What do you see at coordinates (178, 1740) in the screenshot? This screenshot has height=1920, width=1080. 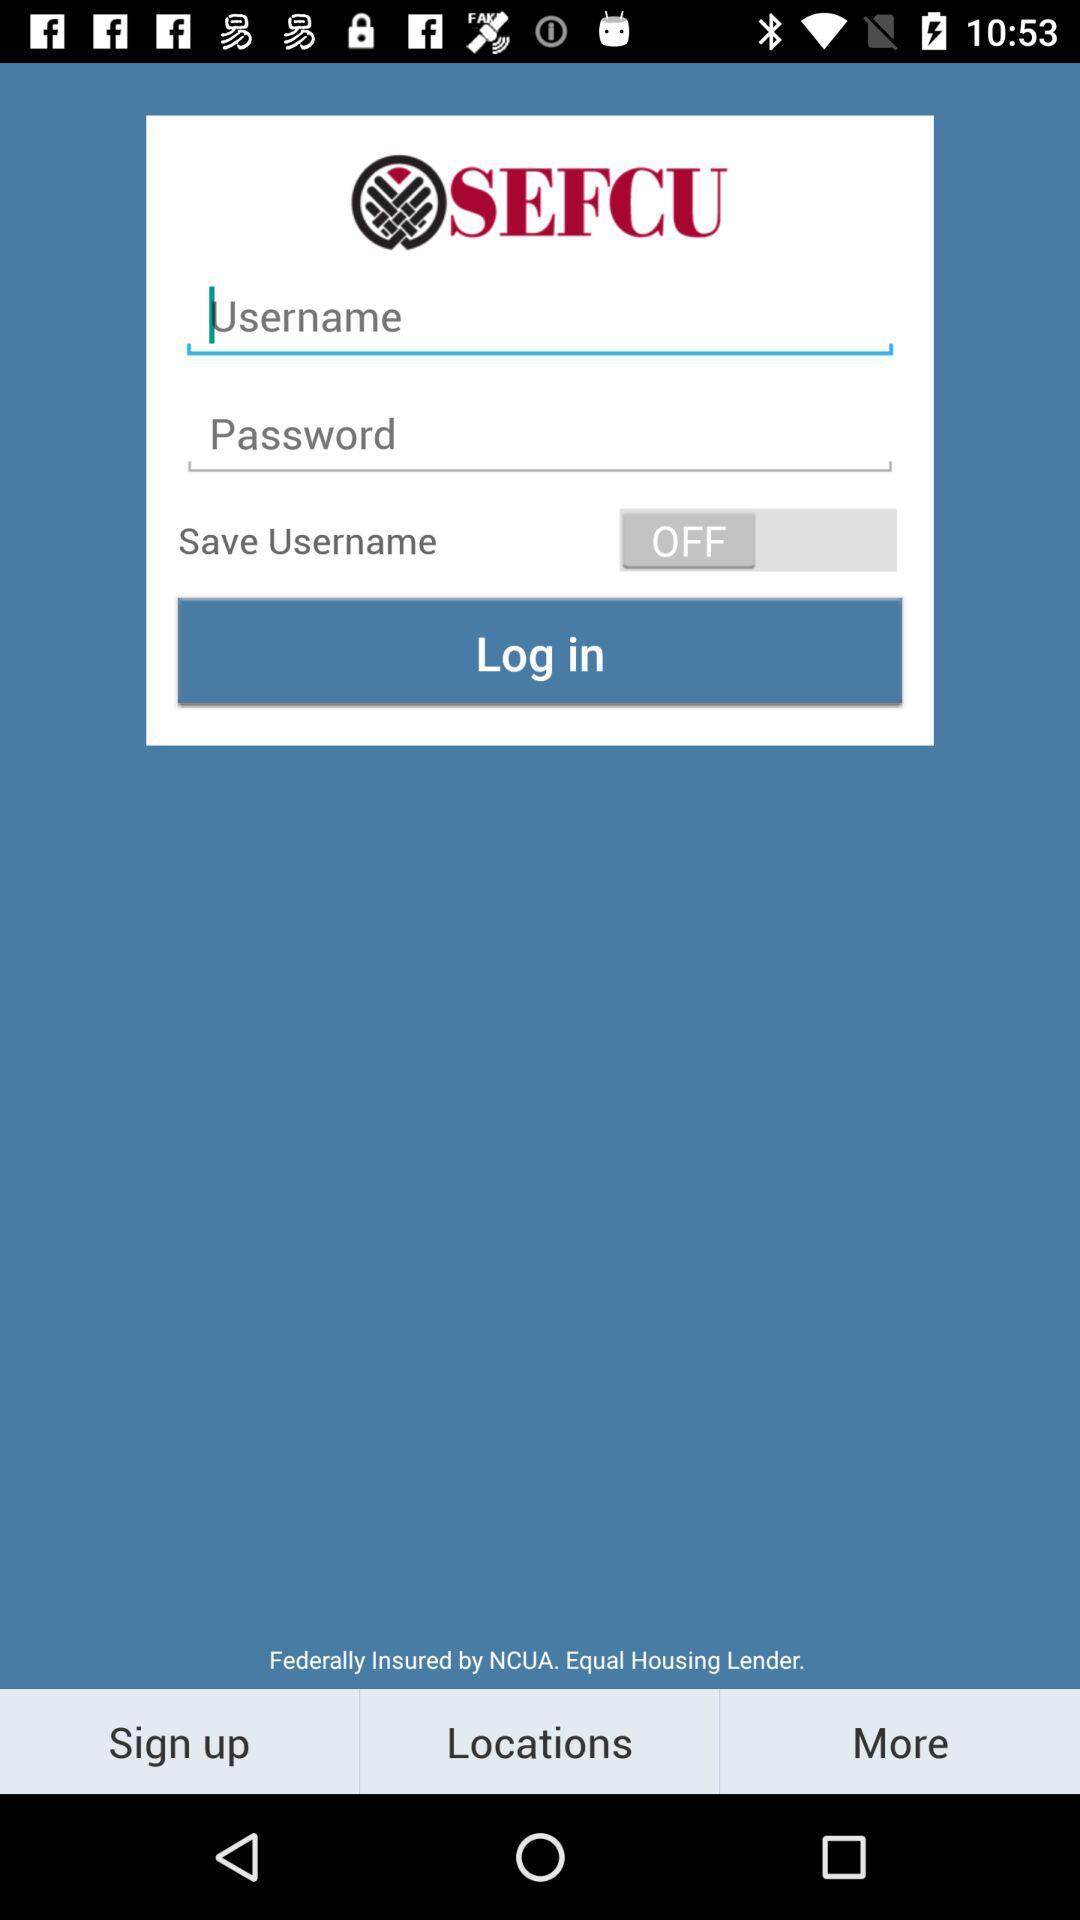 I see `sign up icon` at bounding box center [178, 1740].